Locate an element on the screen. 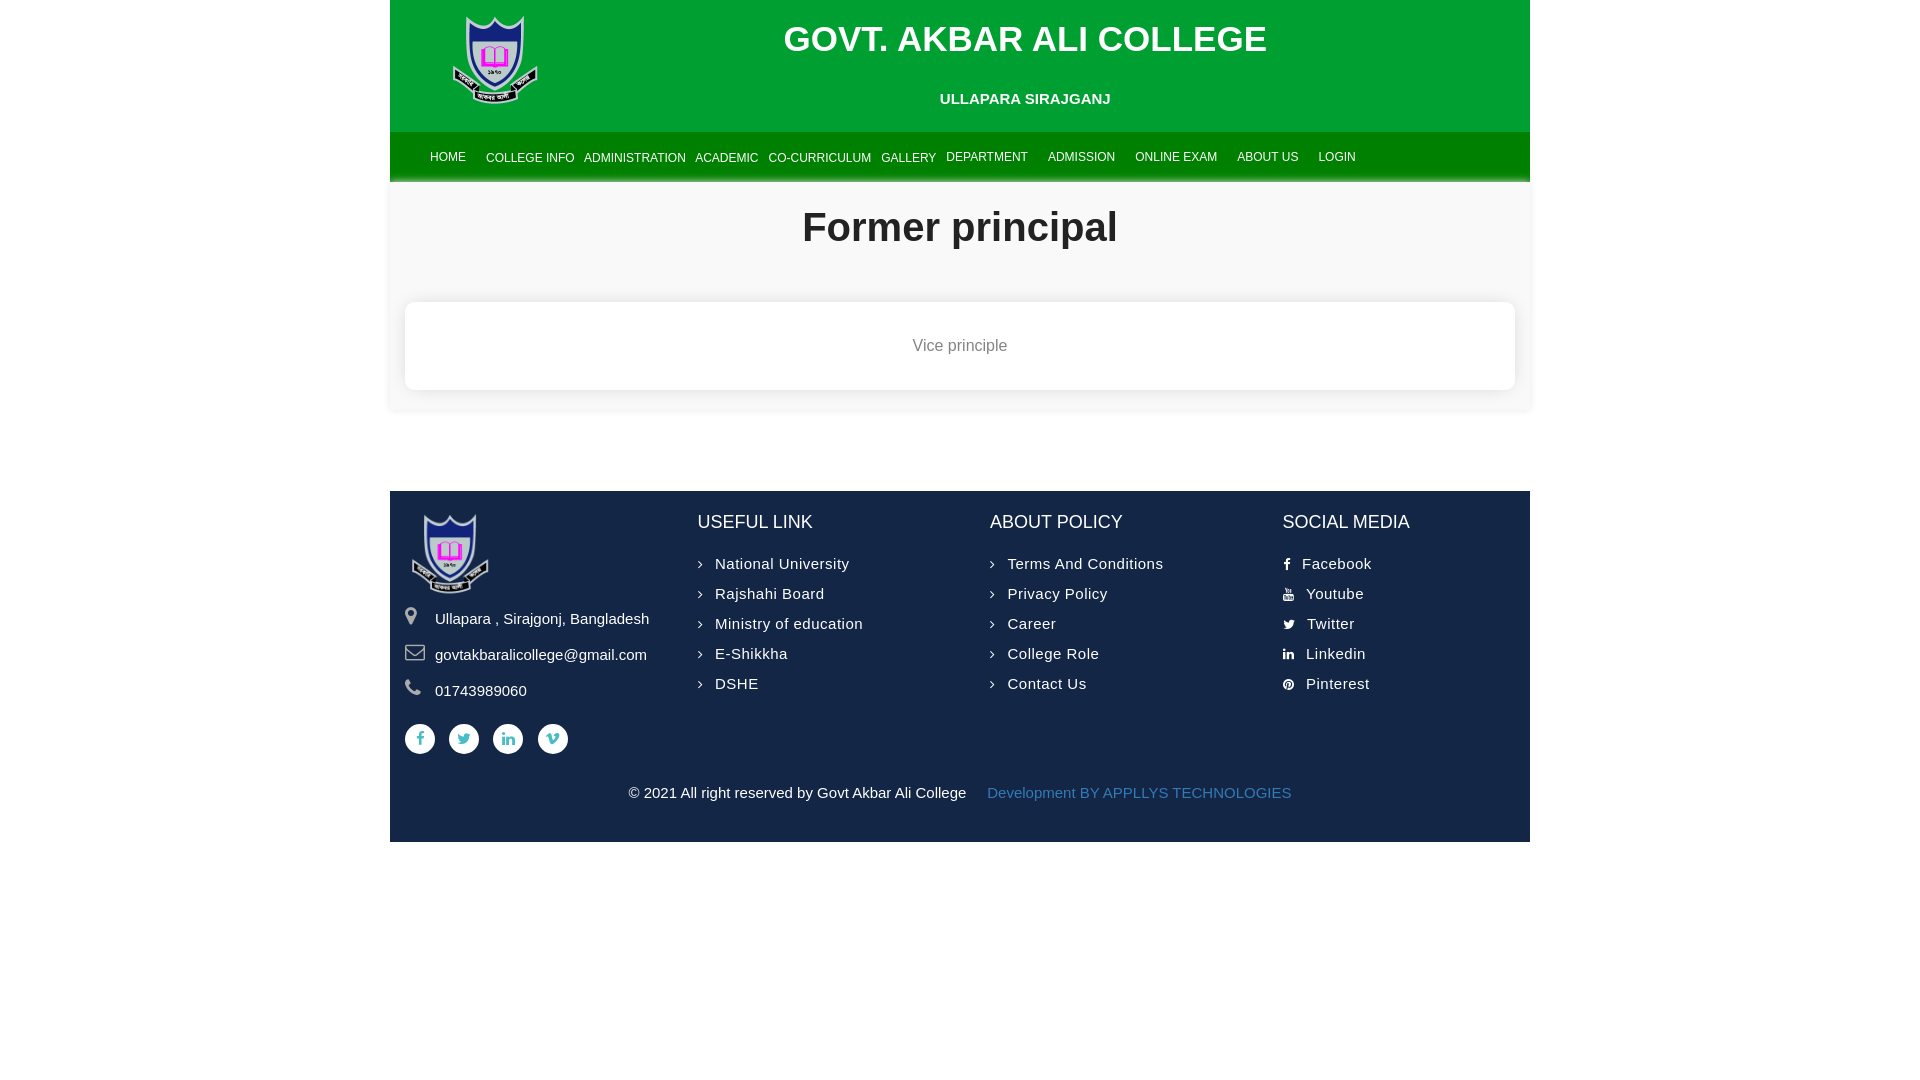  '   ADMINISTRATION' is located at coordinates (629, 156).